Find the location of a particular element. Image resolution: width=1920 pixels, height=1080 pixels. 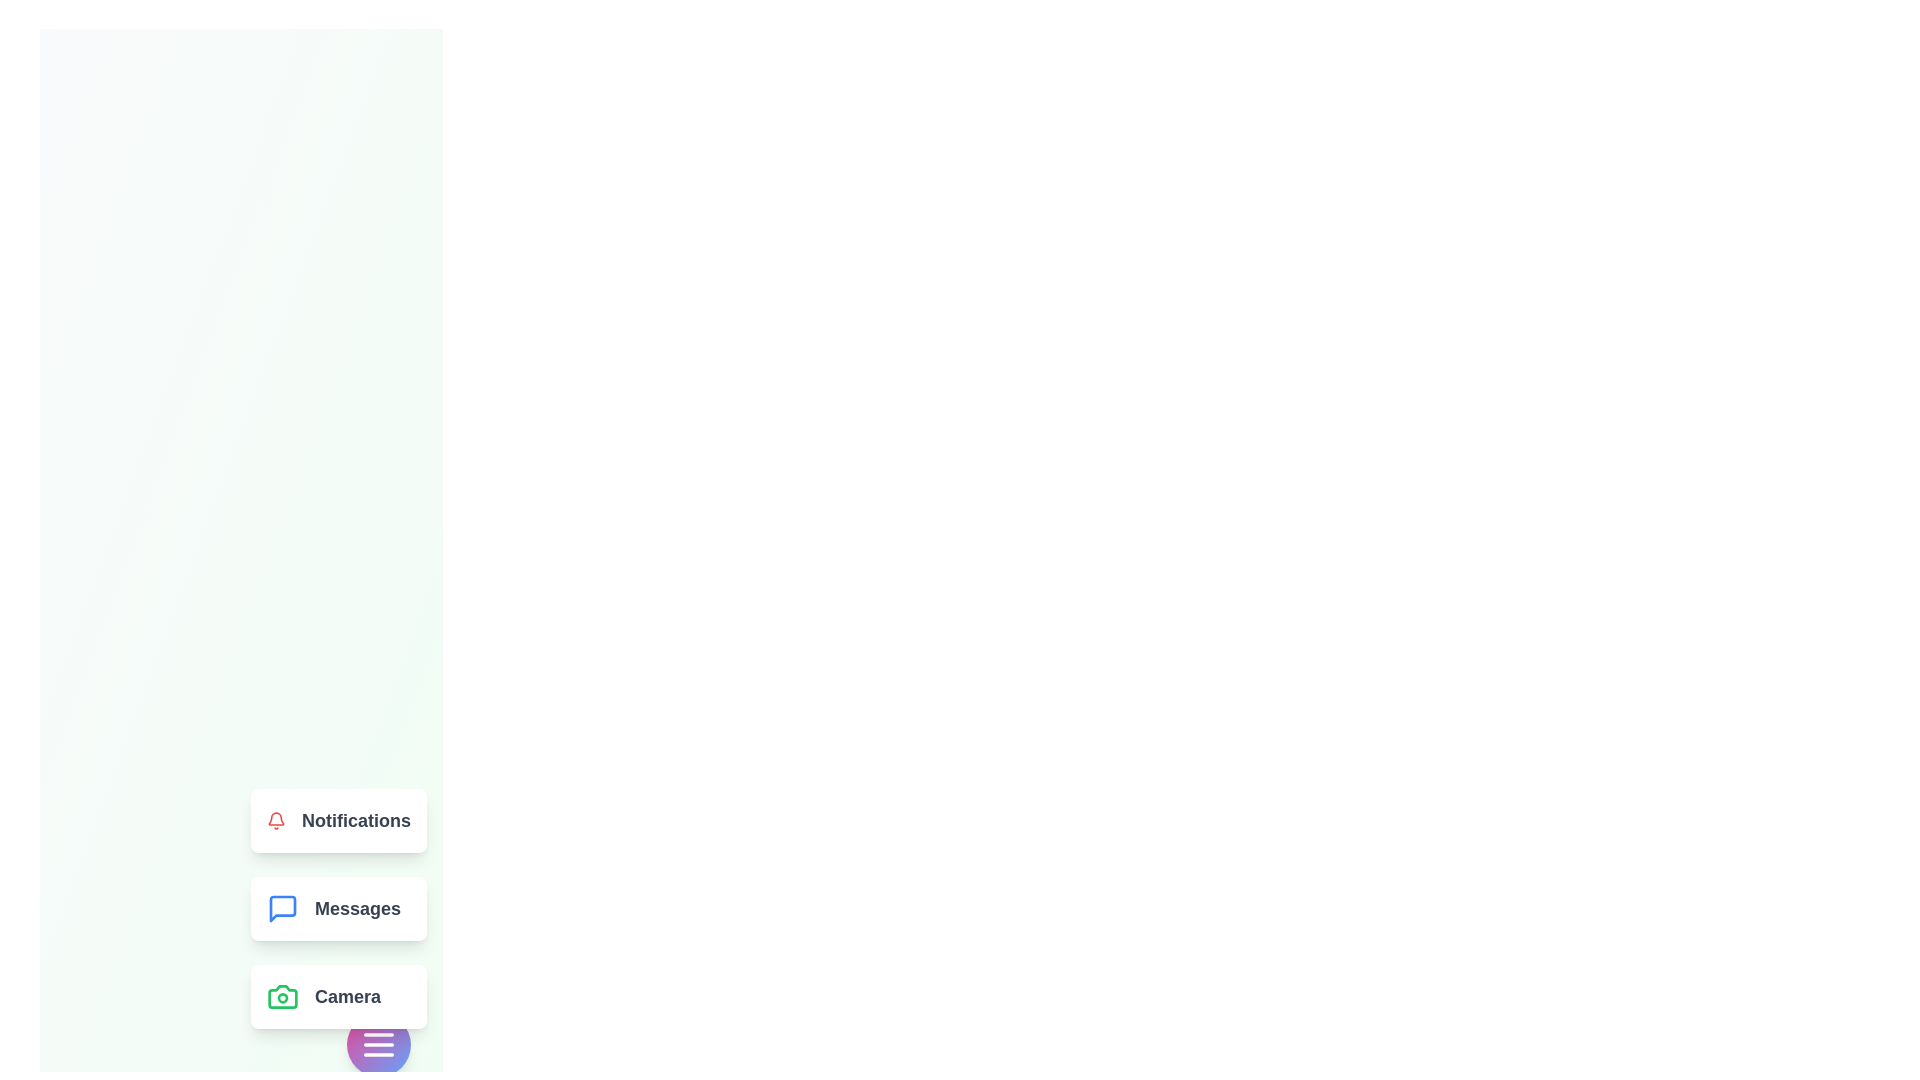

the 'Notifications' option is located at coordinates (339, 821).